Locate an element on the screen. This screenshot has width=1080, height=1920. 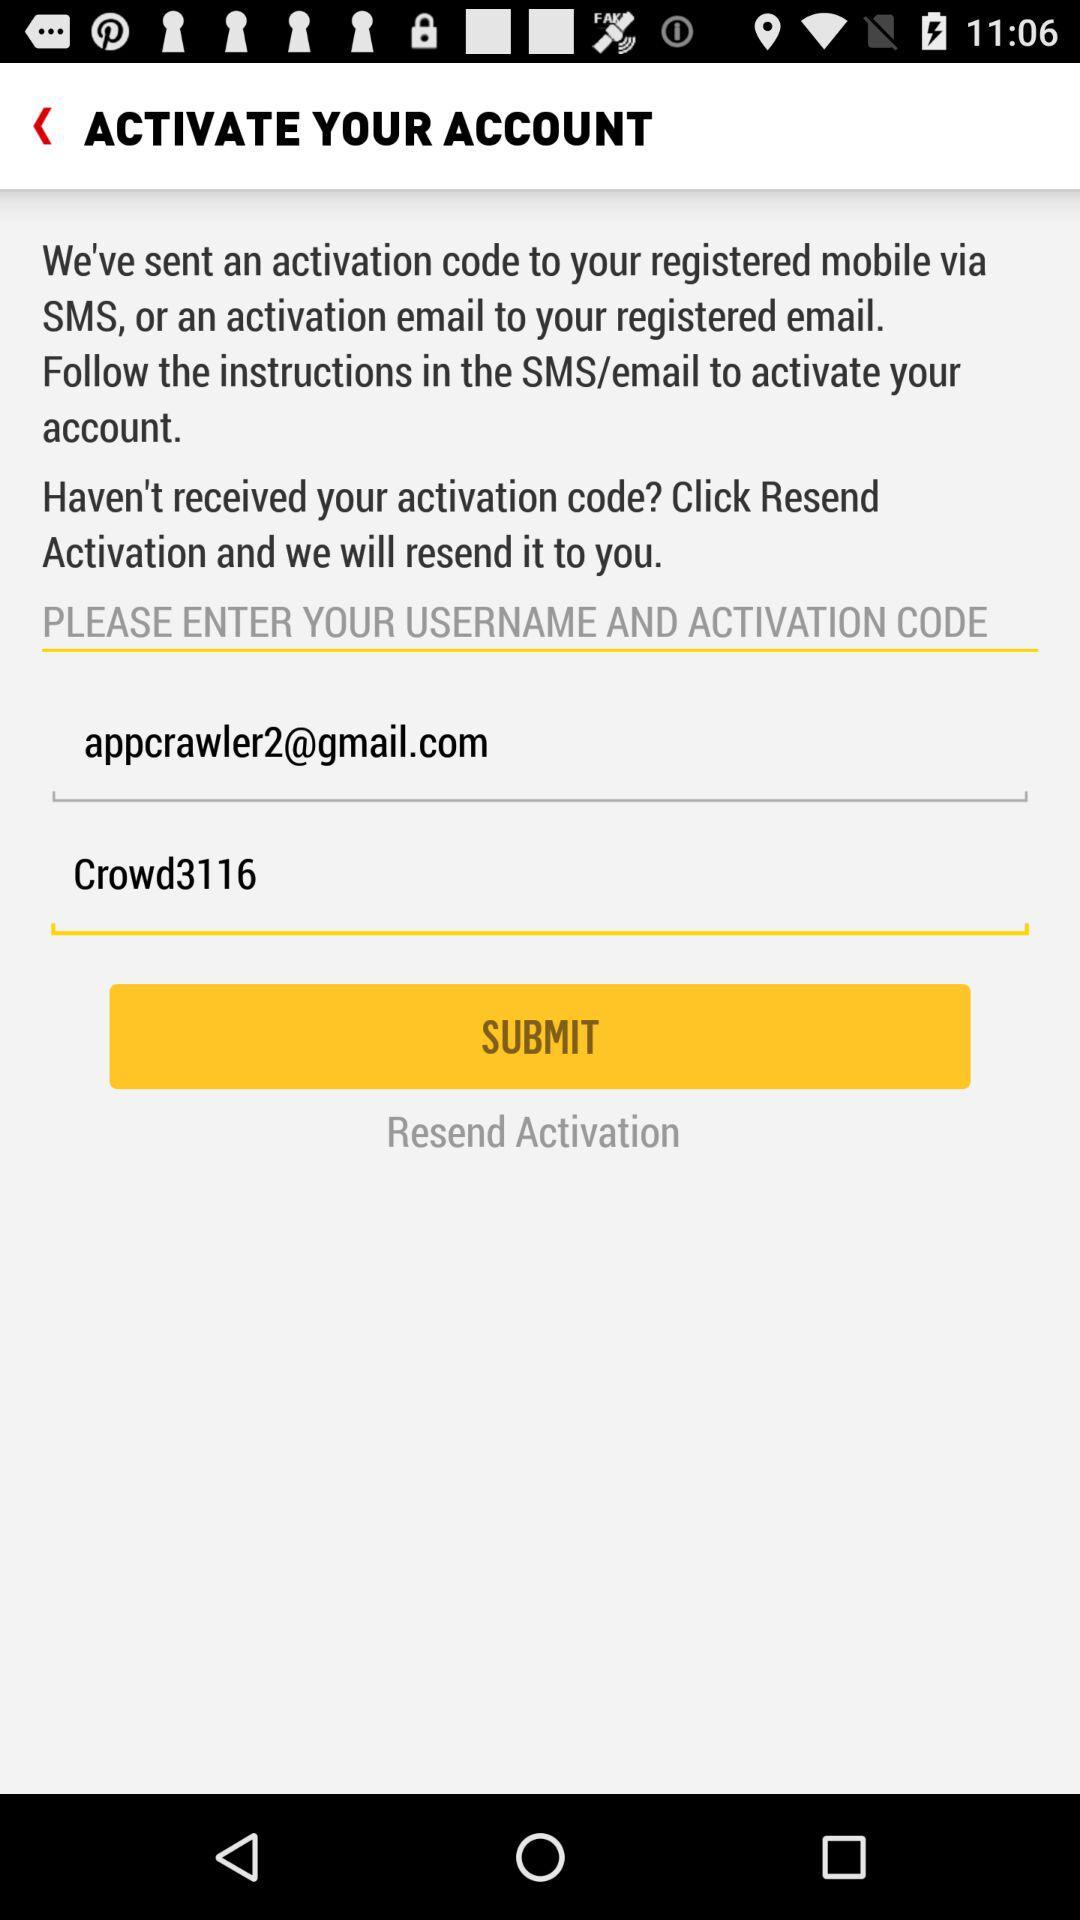
the icon below appcrawler2@gmail.com icon is located at coordinates (540, 883).